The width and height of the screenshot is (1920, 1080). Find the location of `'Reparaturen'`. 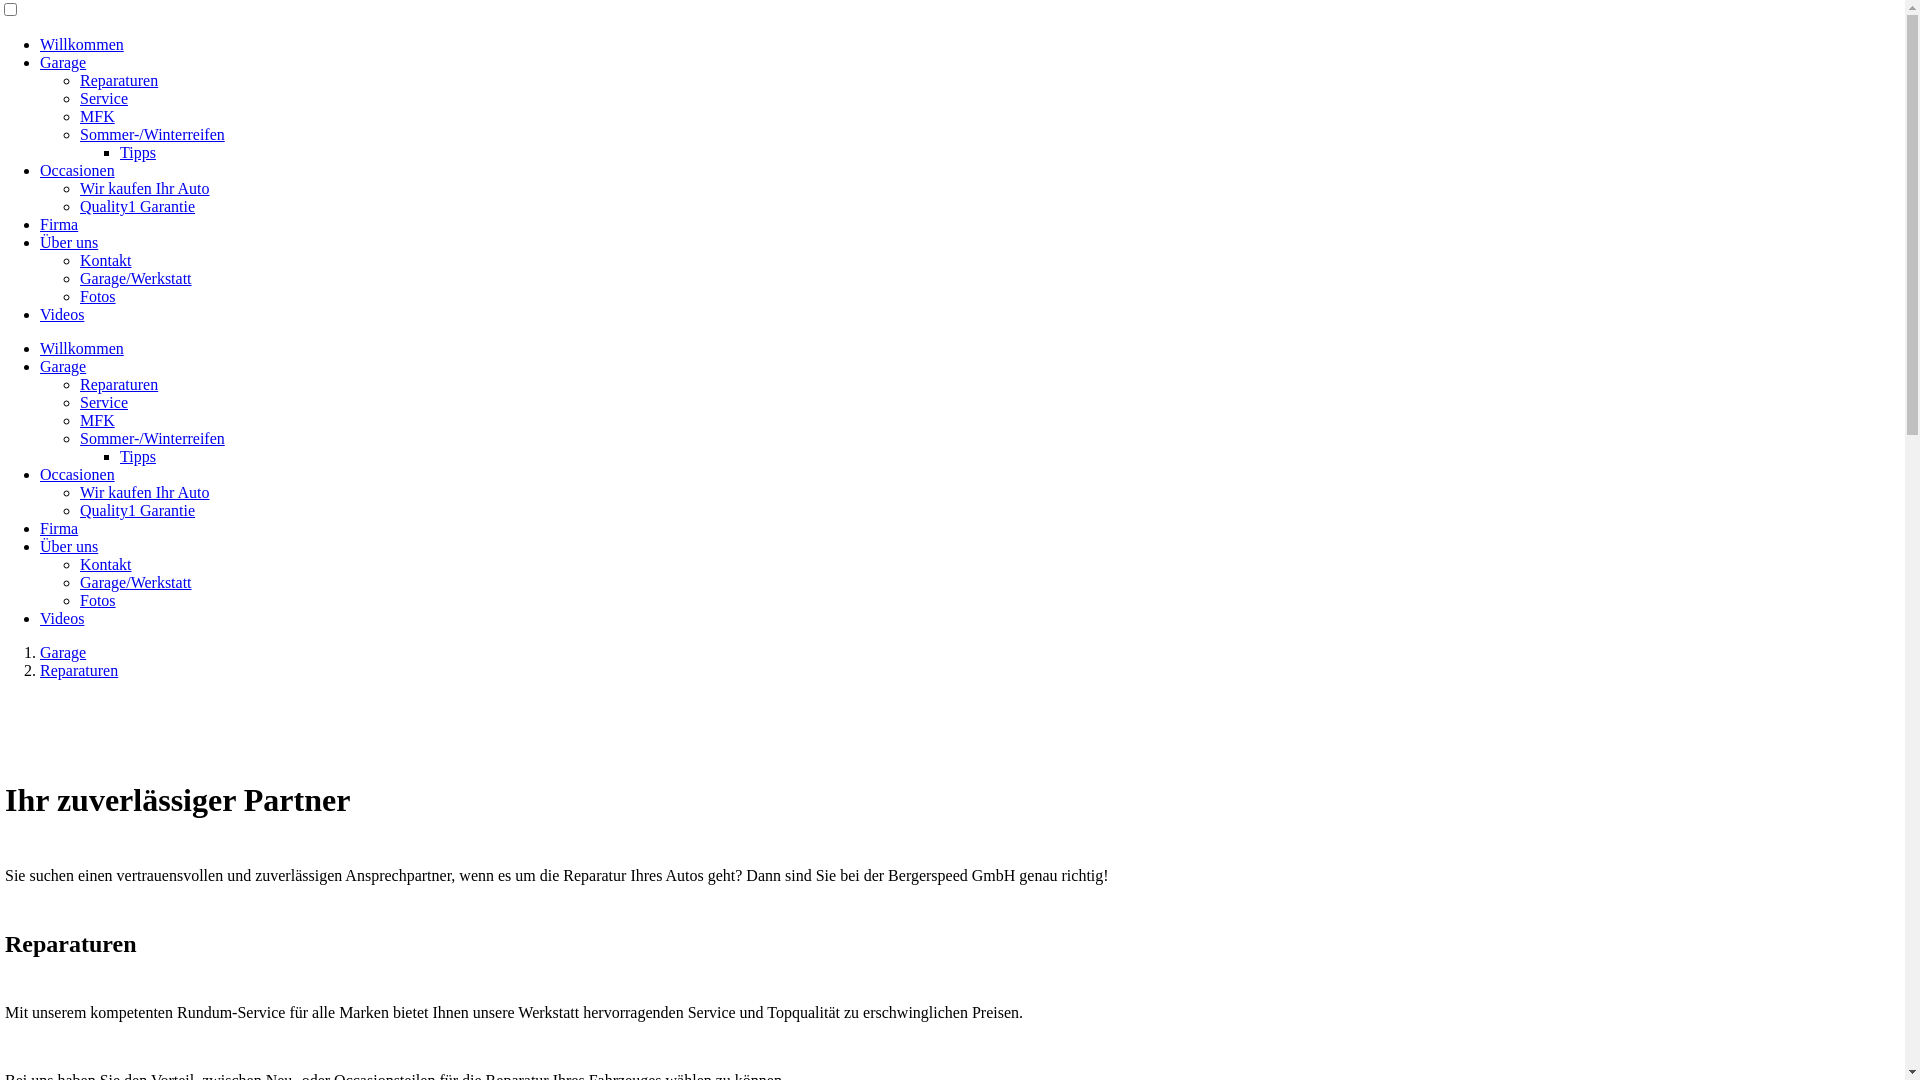

'Reparaturen' is located at coordinates (118, 79).